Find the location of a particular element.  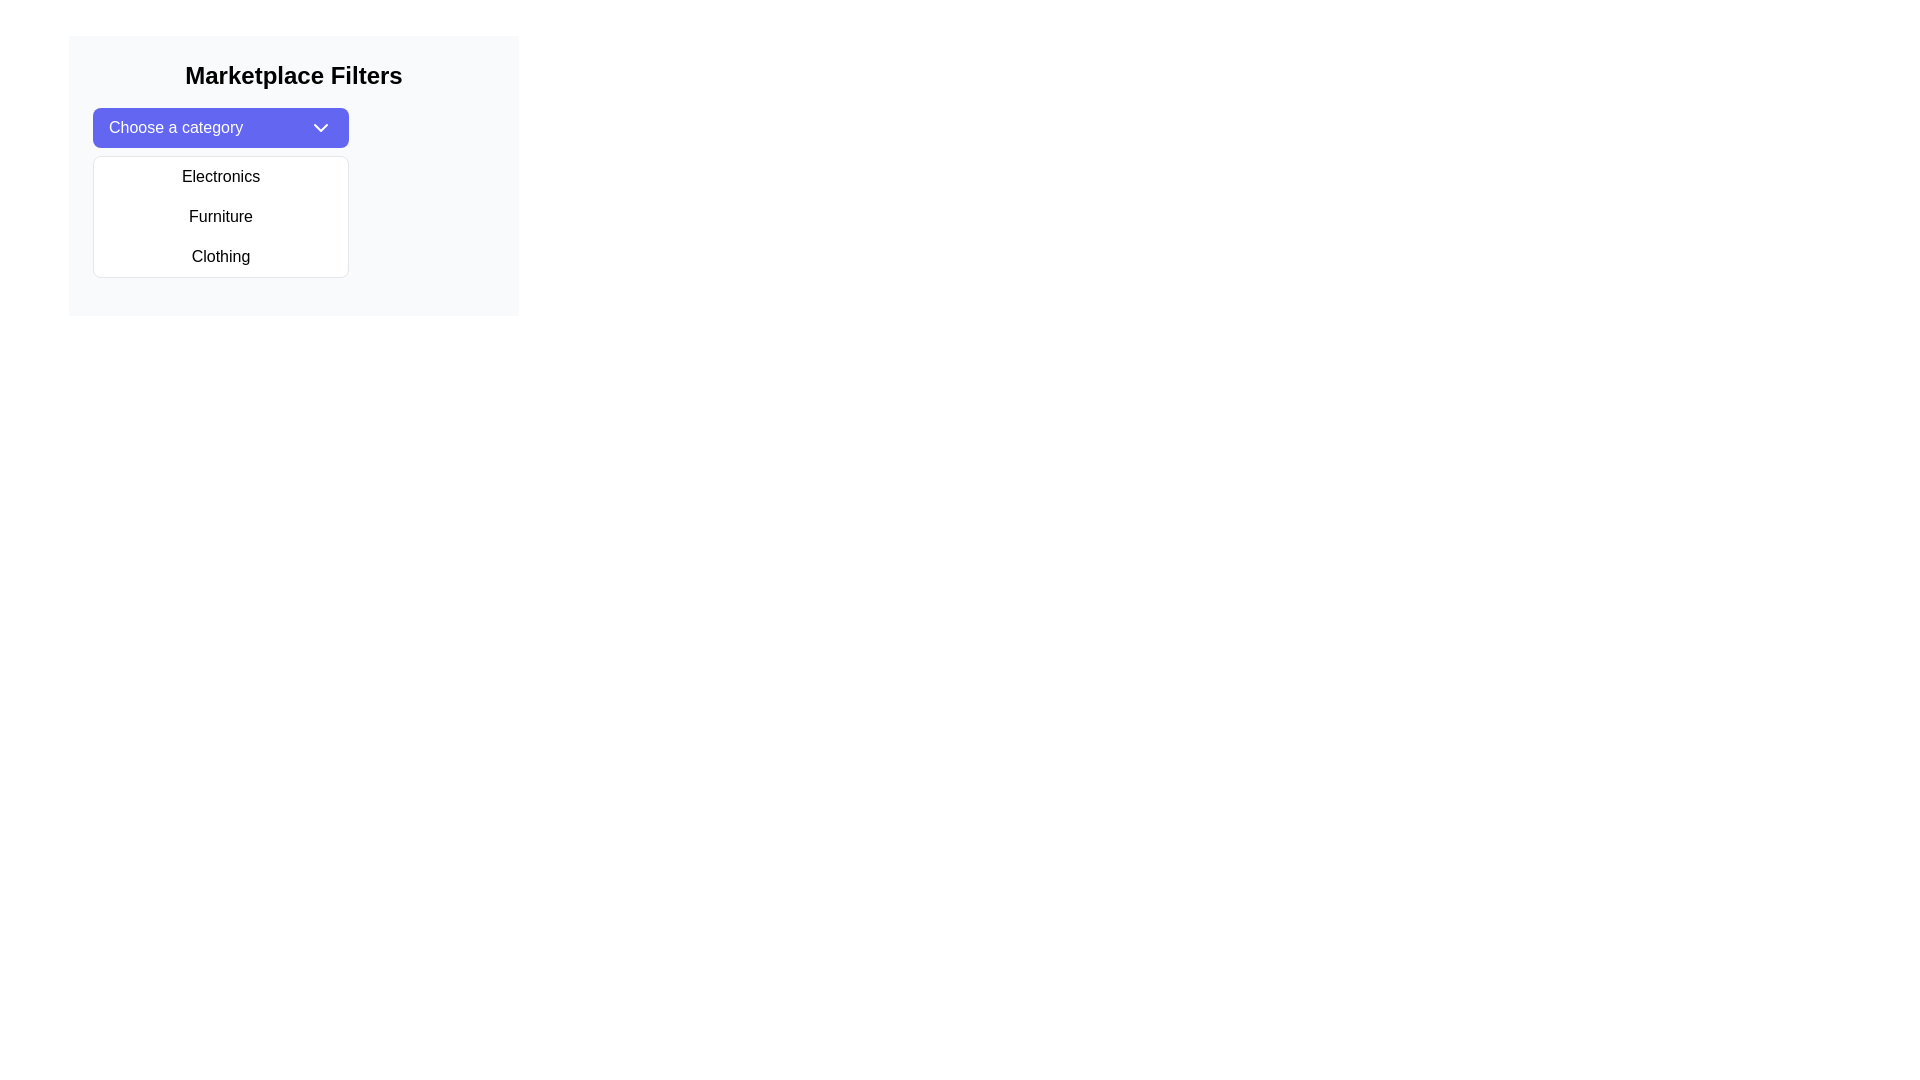

the dropdown menu indicator icon located in the top-right corner of the purple button labeled 'Choose a category' to potentially trigger a tooltip is located at coordinates (321, 127).